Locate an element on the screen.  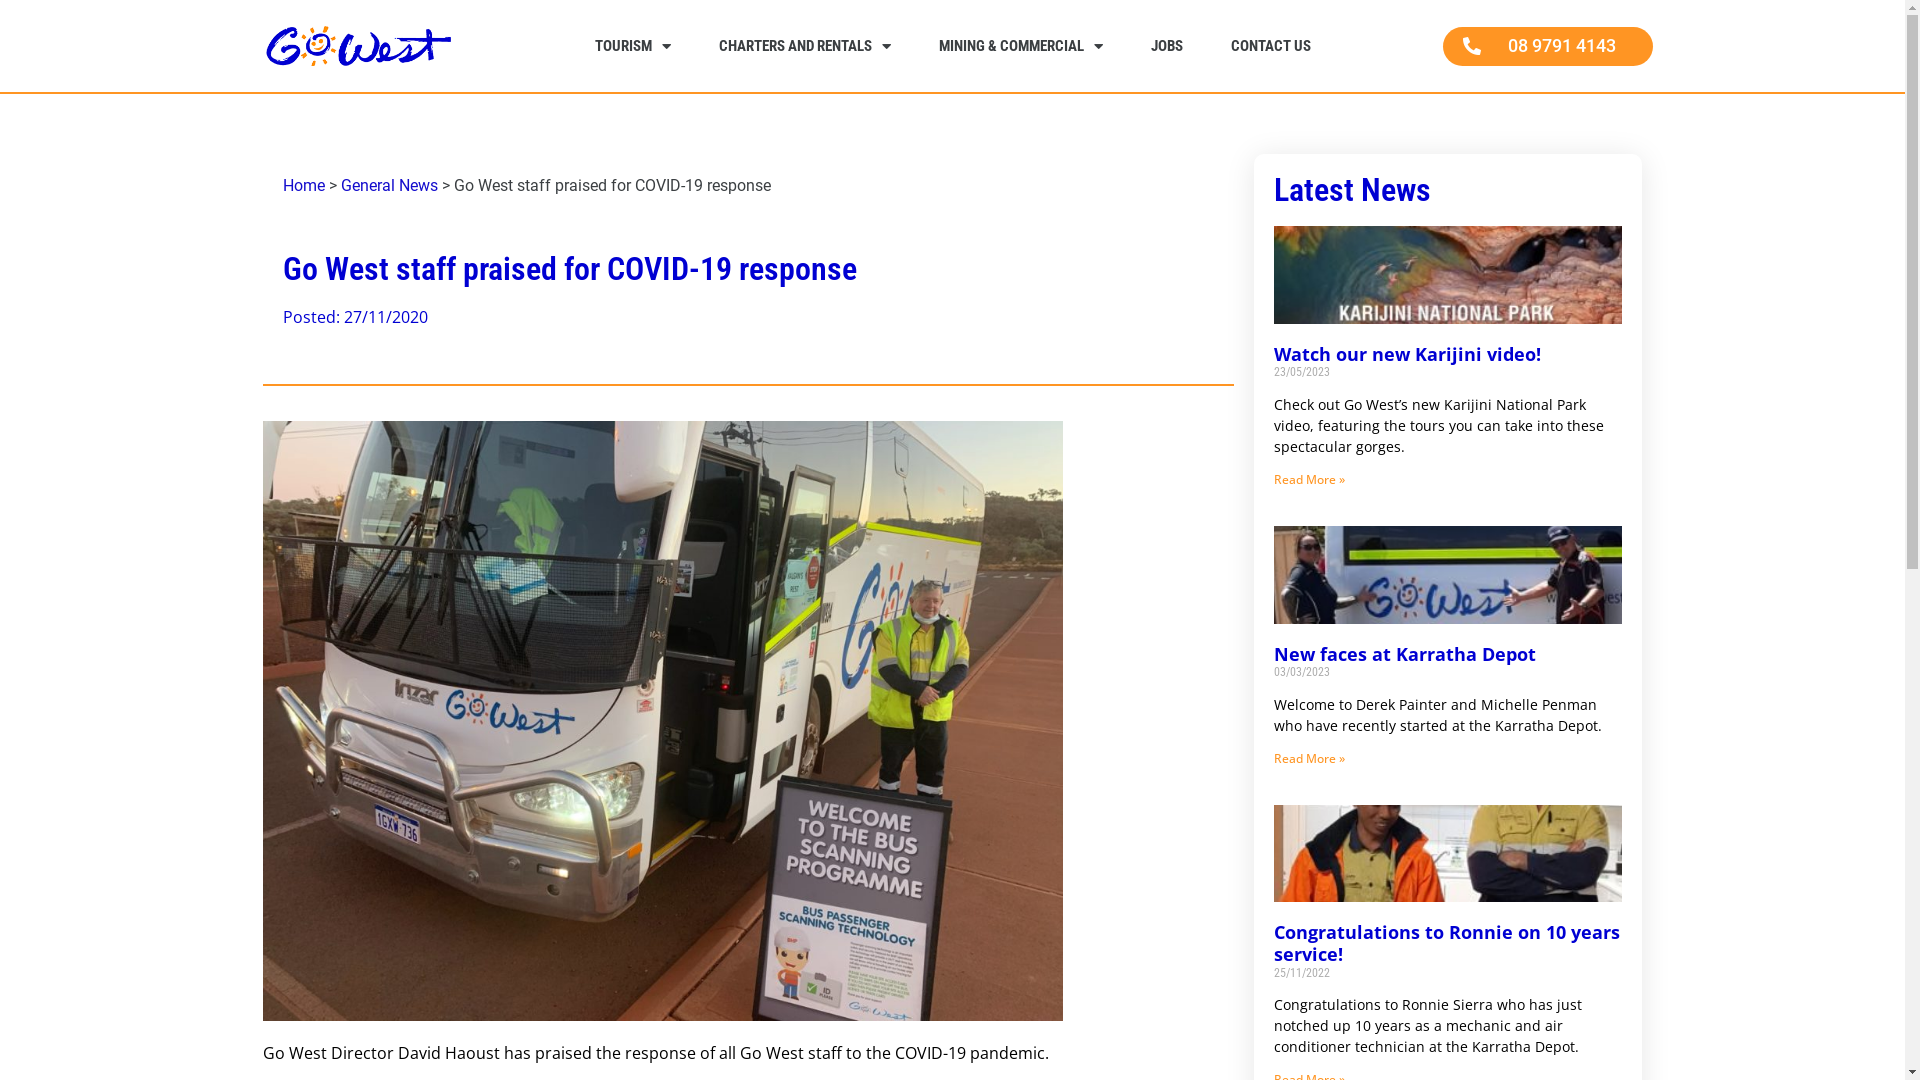
'JOBS' is located at coordinates (1166, 45).